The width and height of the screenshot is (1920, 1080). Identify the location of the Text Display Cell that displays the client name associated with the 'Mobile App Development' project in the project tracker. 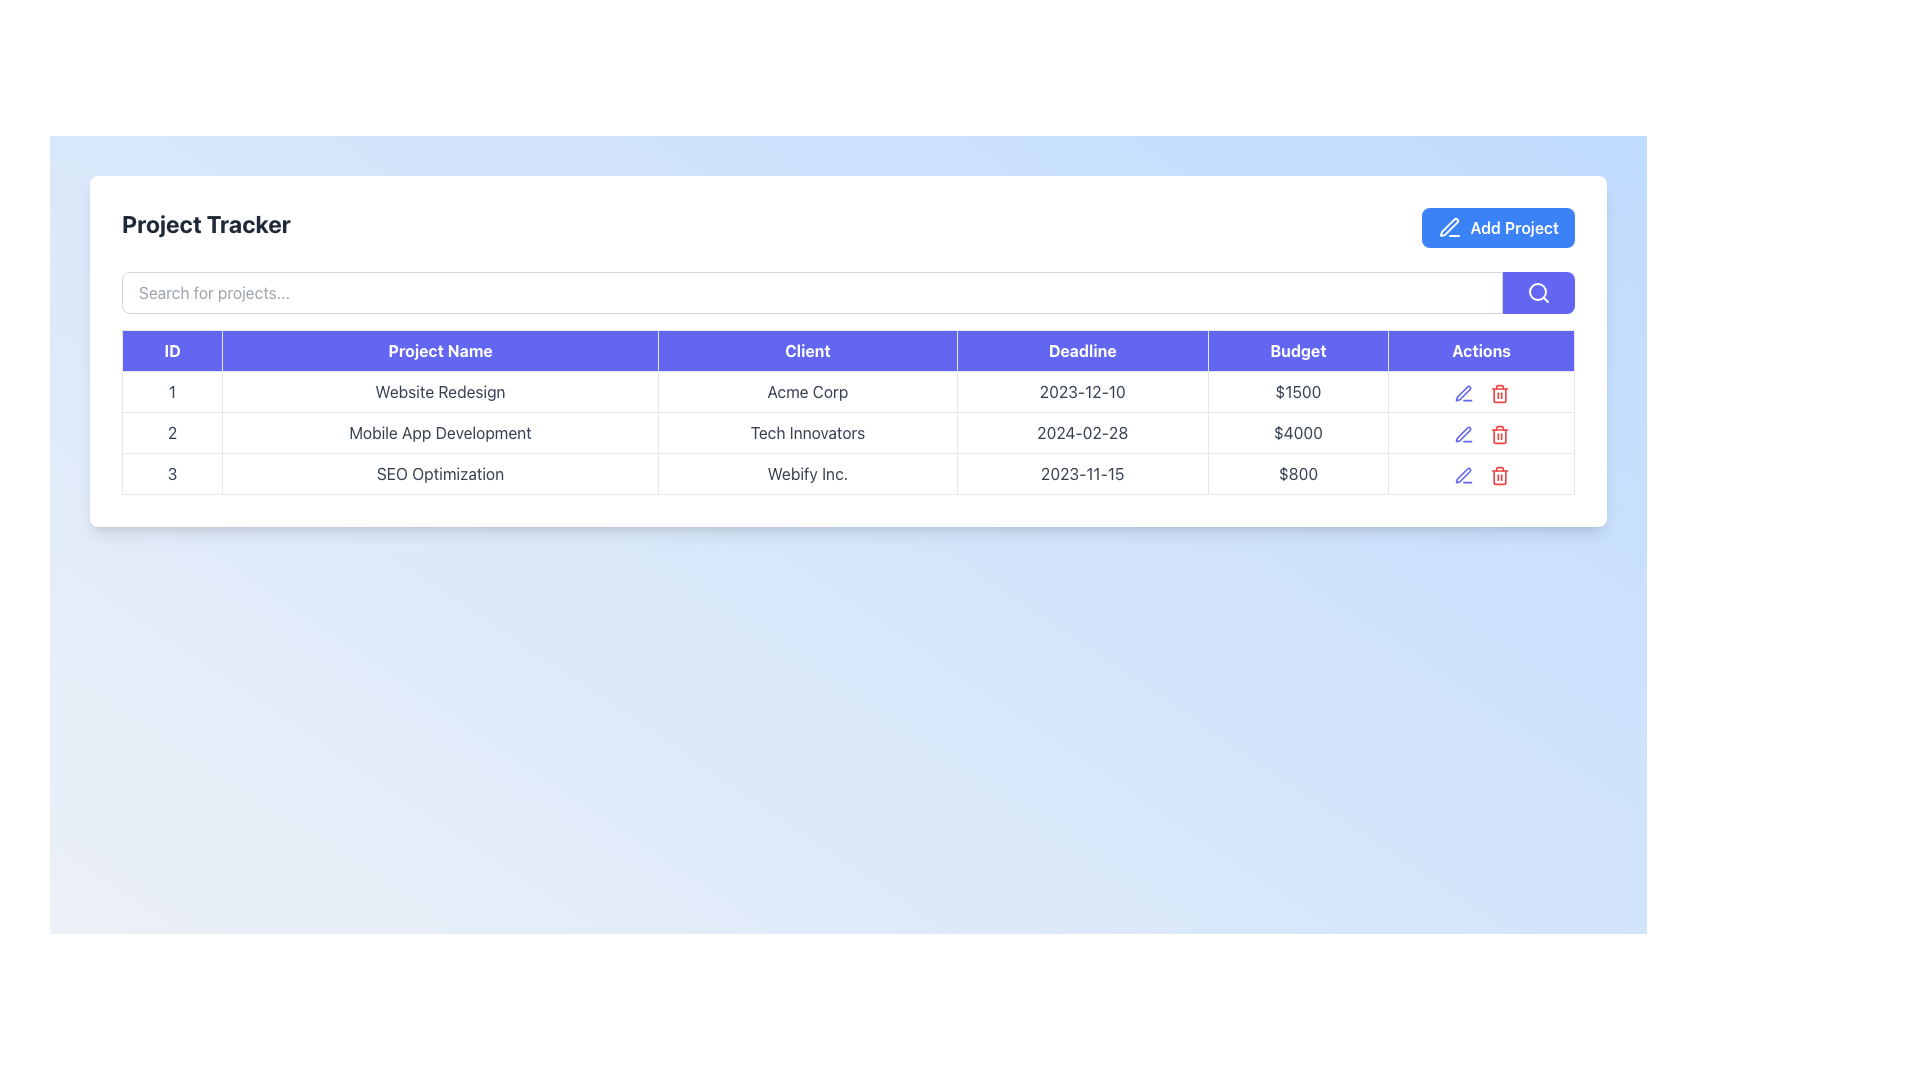
(807, 431).